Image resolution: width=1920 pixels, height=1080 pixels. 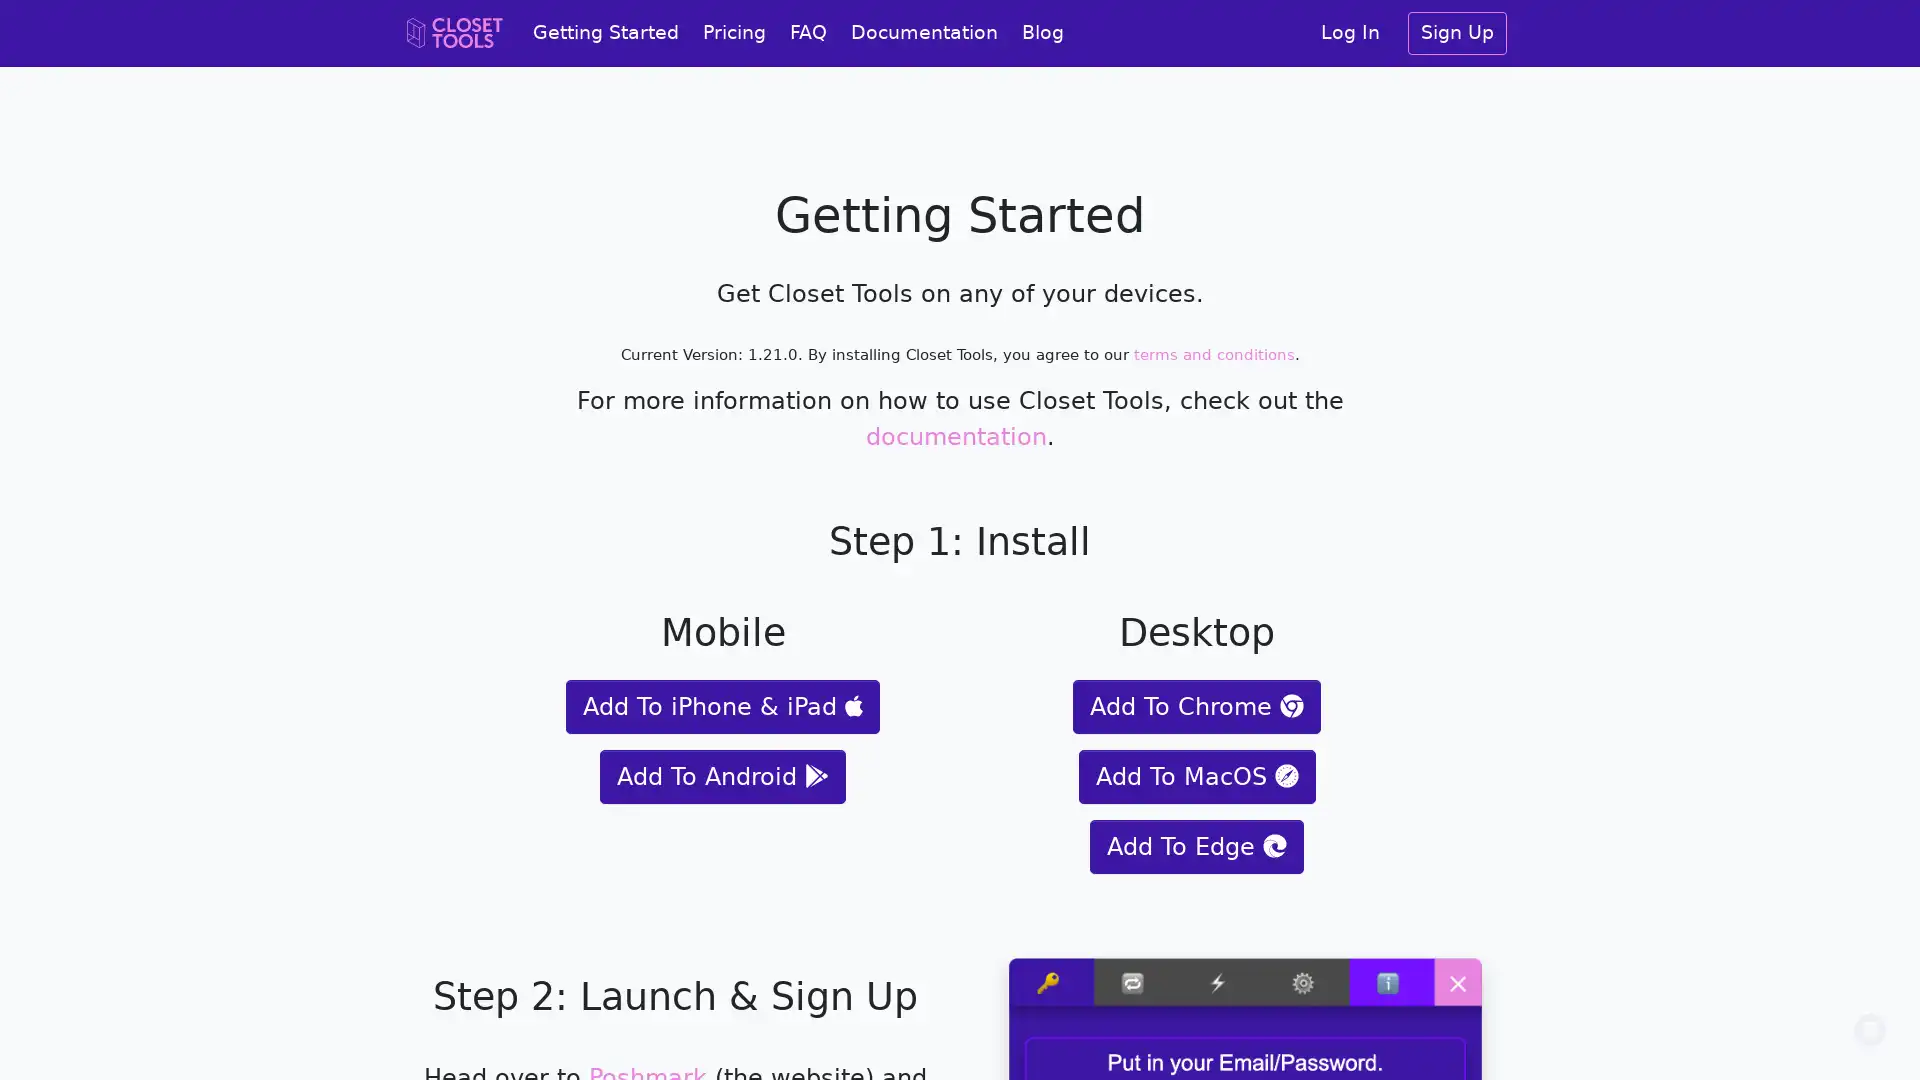 What do you see at coordinates (1196, 704) in the screenshot?
I see `Add To Chrome` at bounding box center [1196, 704].